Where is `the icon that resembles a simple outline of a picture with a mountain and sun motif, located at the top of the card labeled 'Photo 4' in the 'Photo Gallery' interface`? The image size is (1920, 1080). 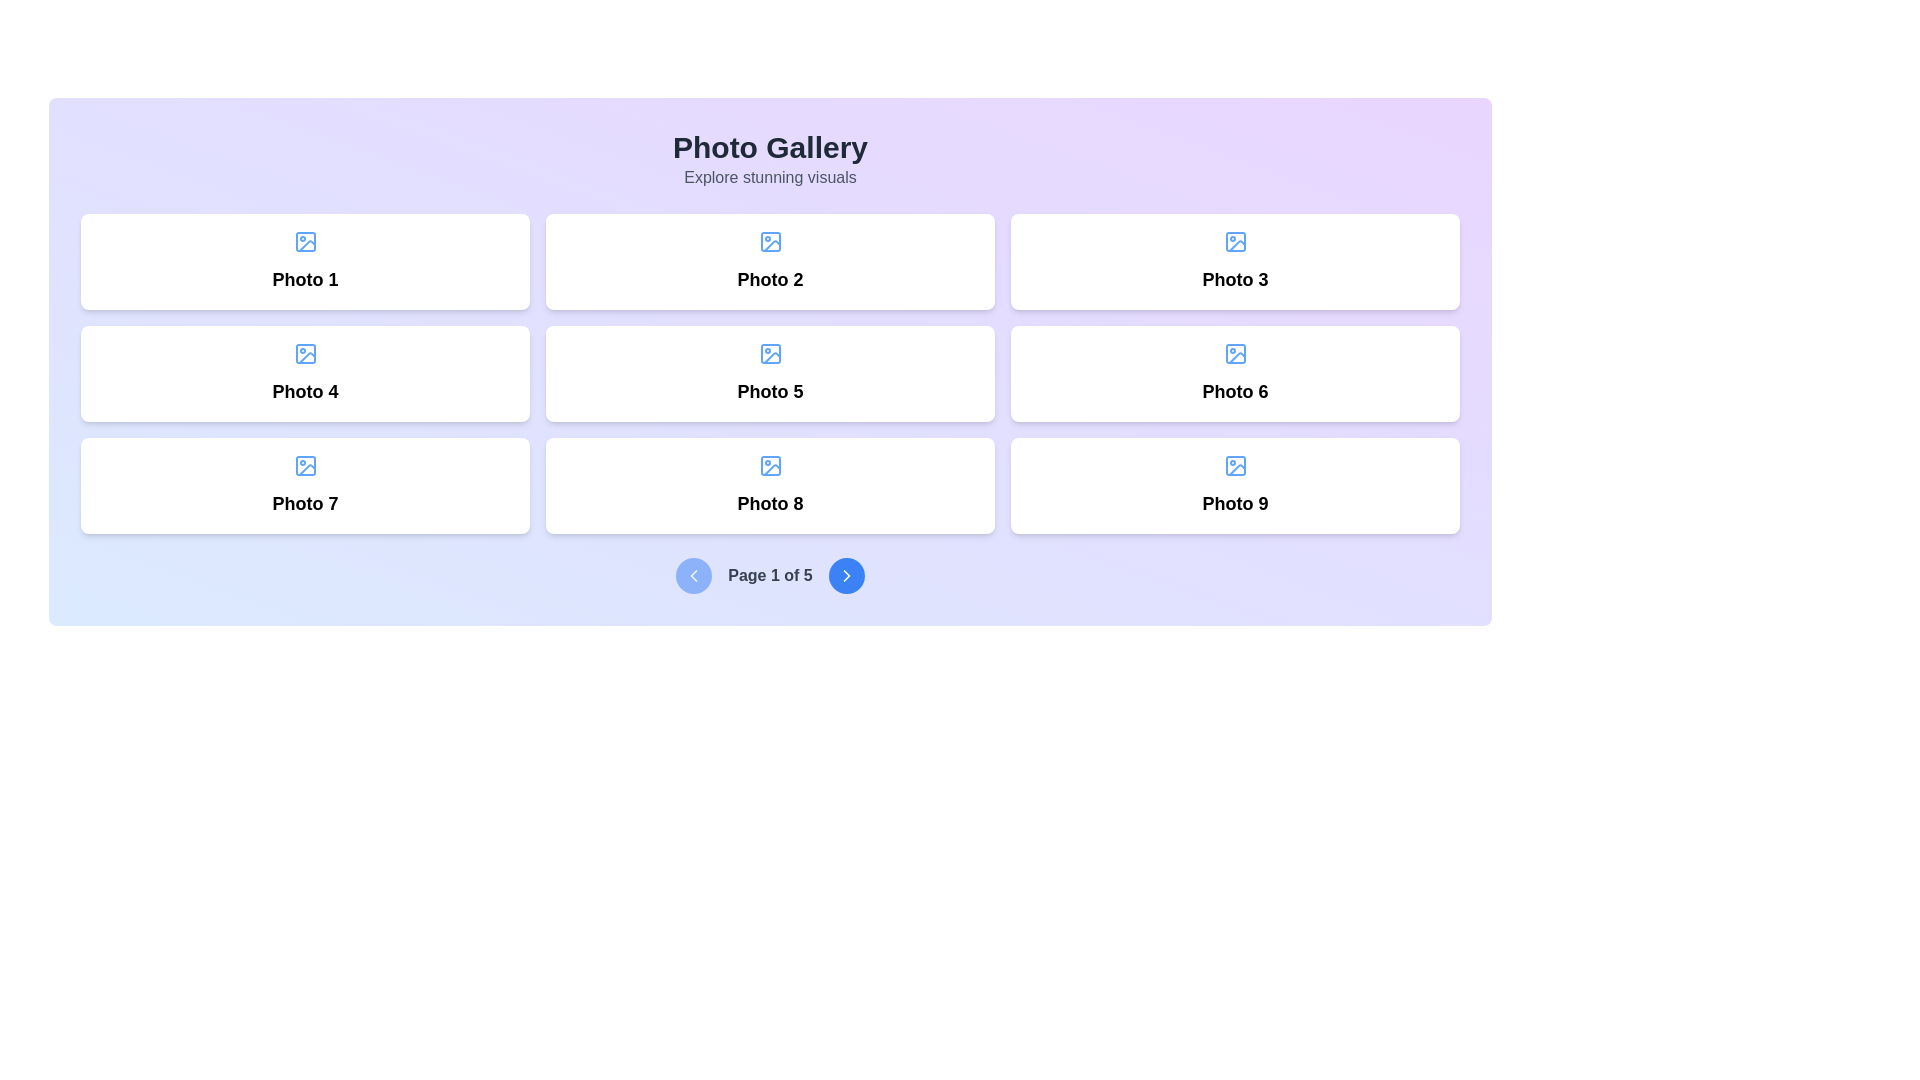 the icon that resembles a simple outline of a picture with a mountain and sun motif, located at the top of the card labeled 'Photo 4' in the 'Photo Gallery' interface is located at coordinates (304, 353).